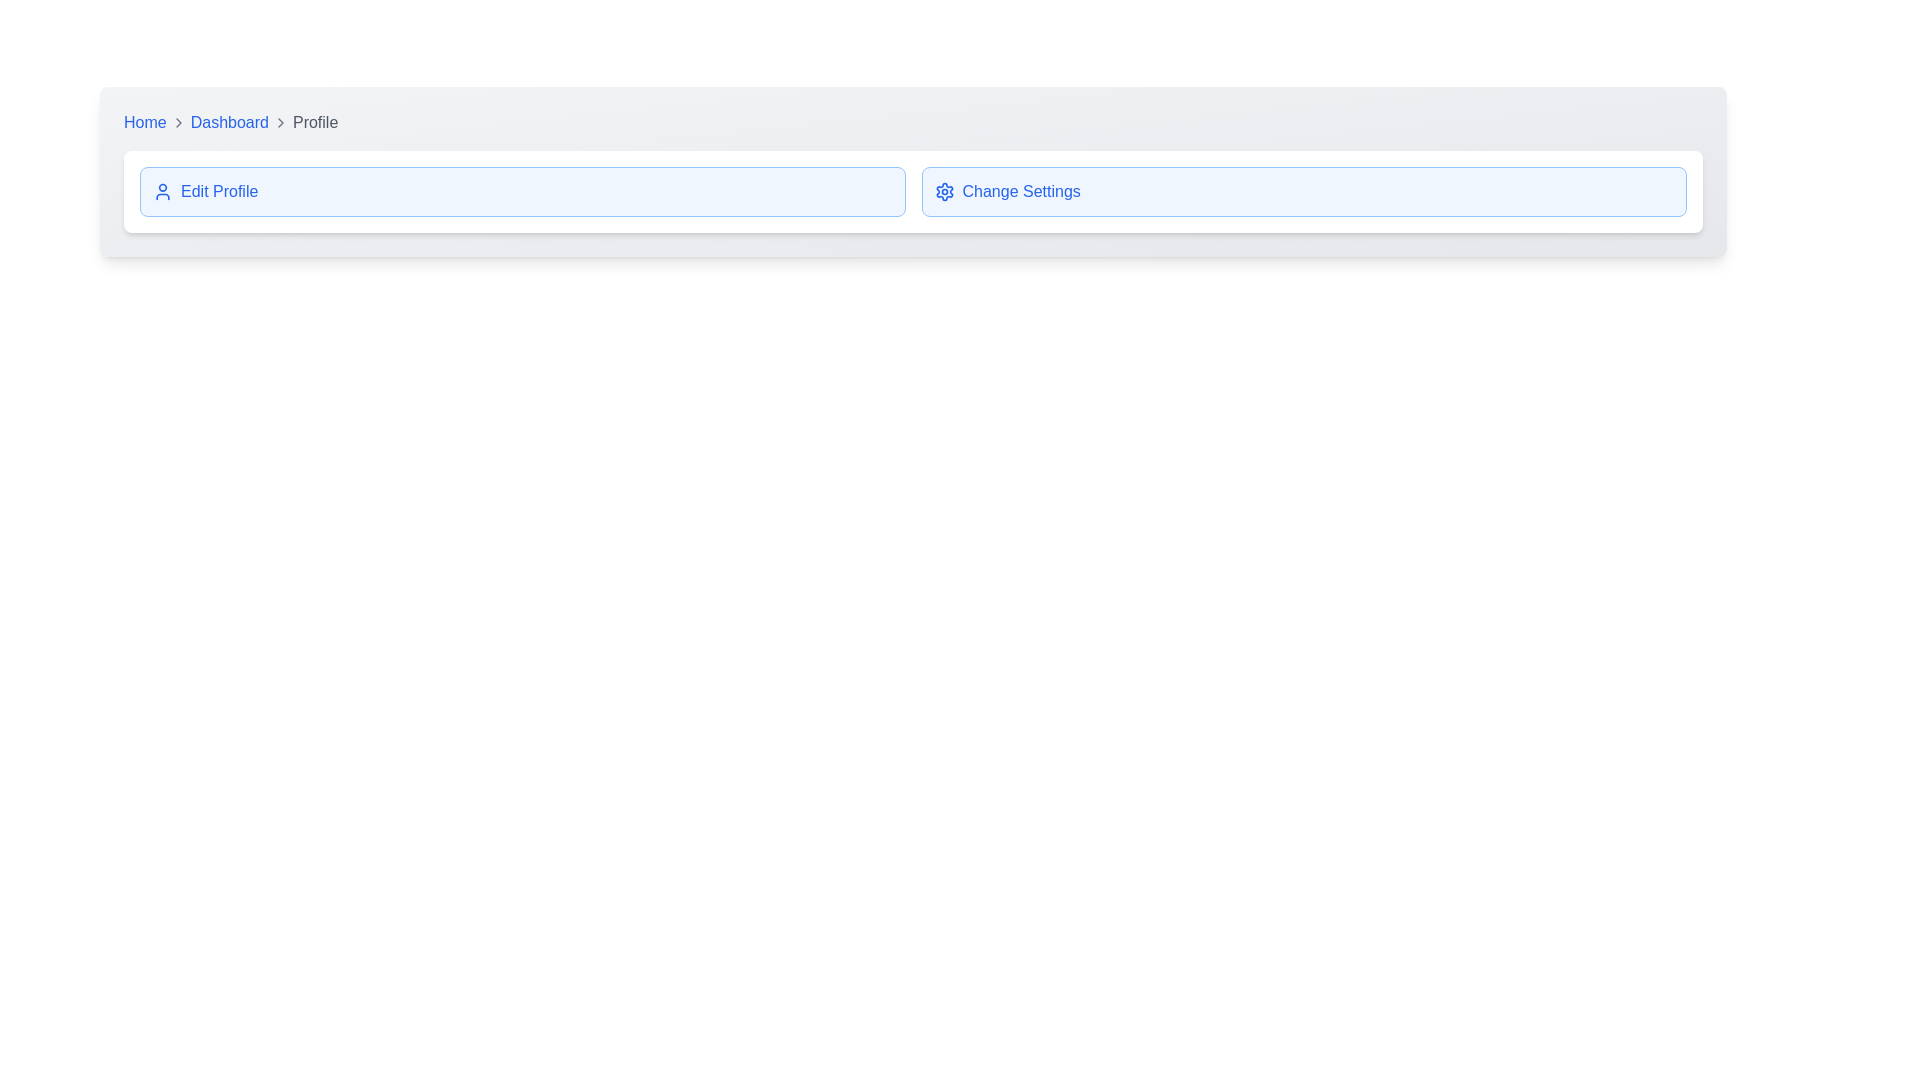 Image resolution: width=1920 pixels, height=1080 pixels. What do you see at coordinates (1021, 192) in the screenshot?
I see `the text label indicating an option or functionality related to changing settings, which is located within a blue-bordered rounded rectangular section on the right end of the interface` at bounding box center [1021, 192].